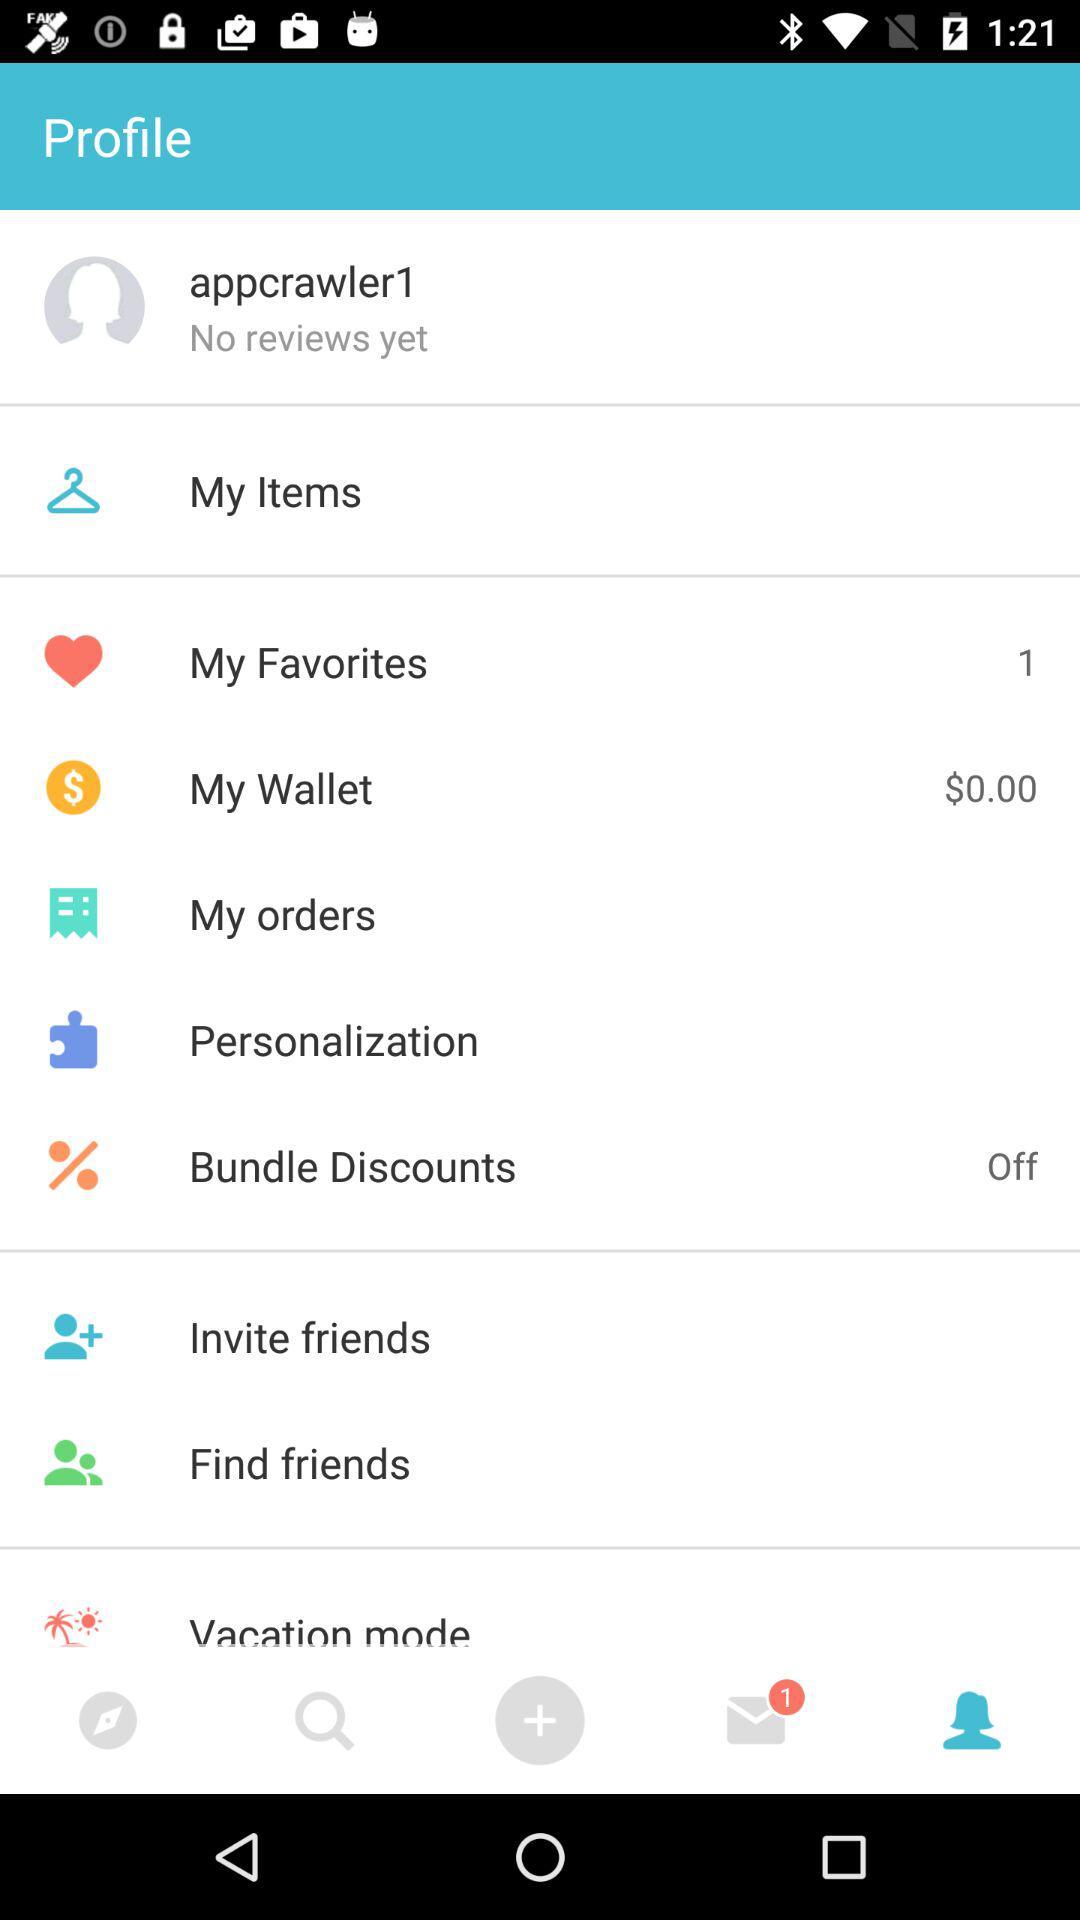 The height and width of the screenshot is (1920, 1080). Describe the element at coordinates (540, 1039) in the screenshot. I see `item below the my orders icon` at that location.